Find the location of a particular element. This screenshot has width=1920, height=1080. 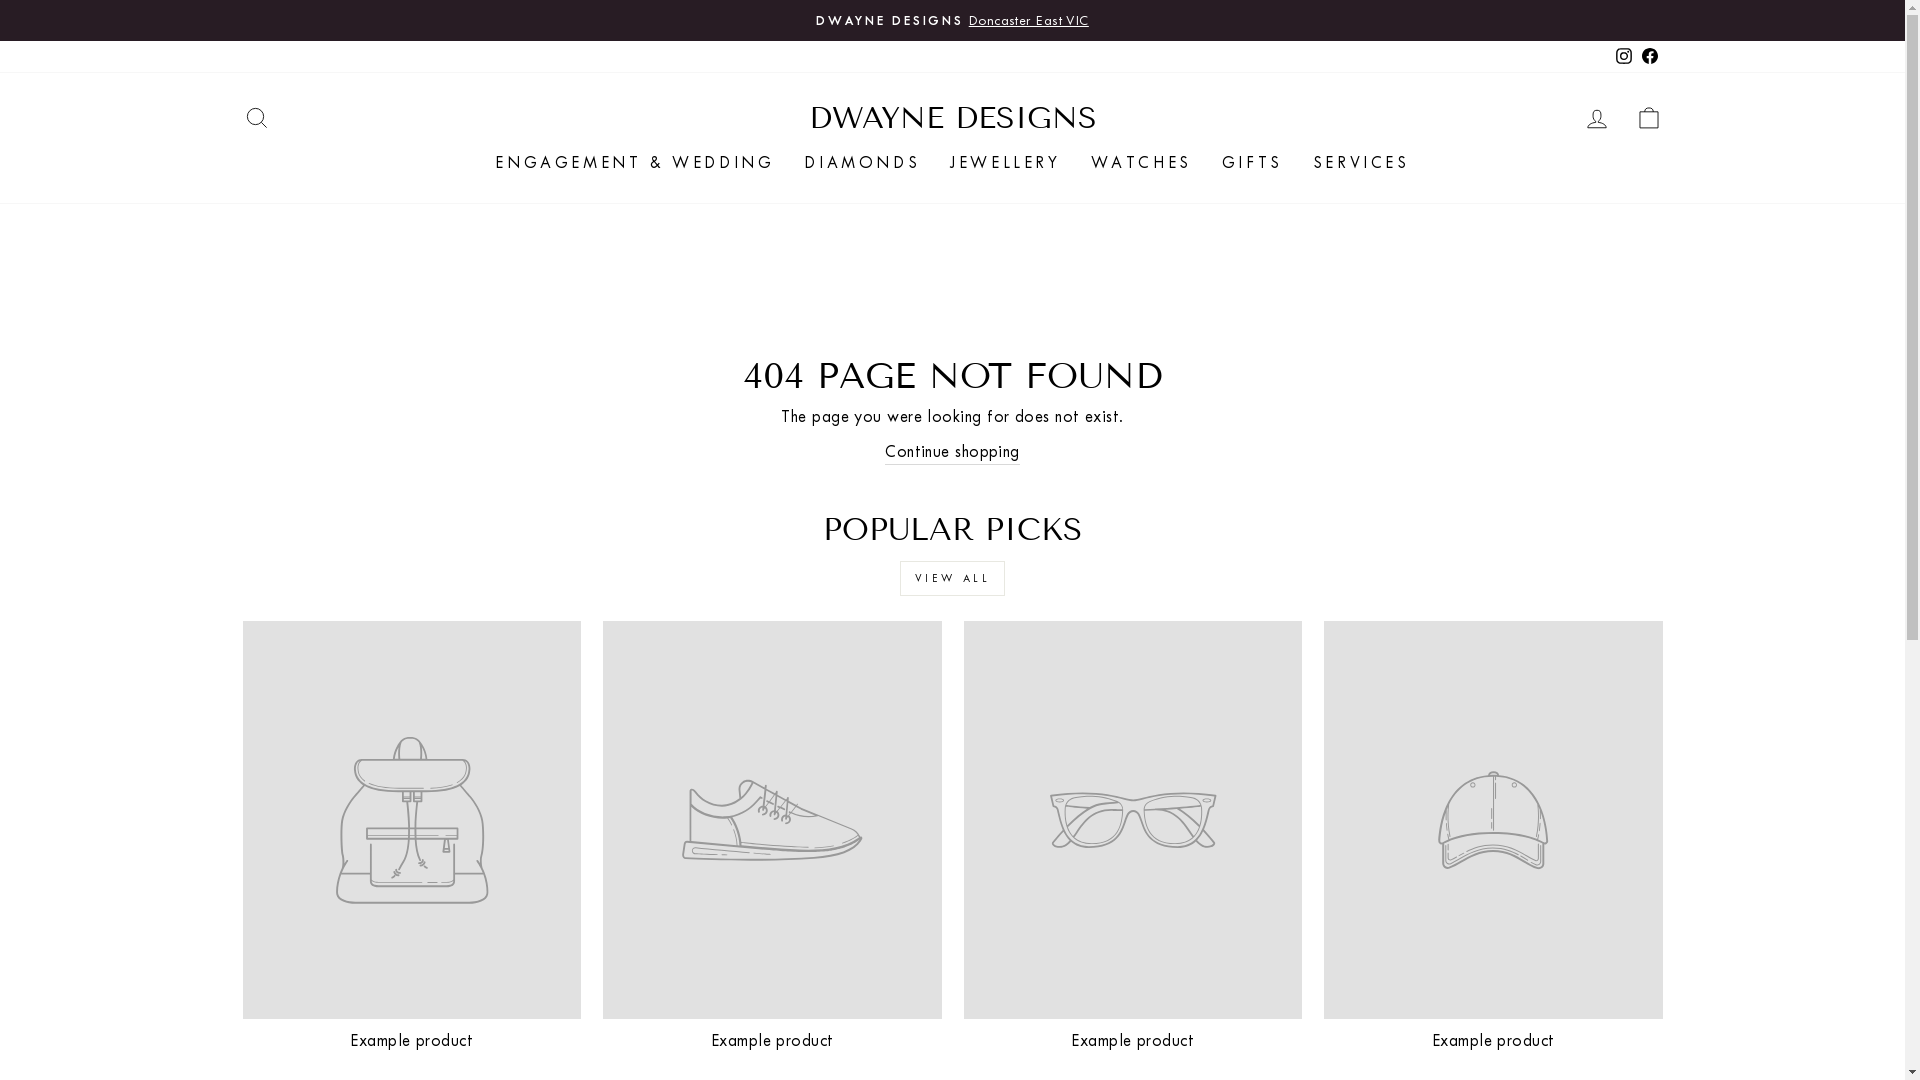

'DIAMONDS' is located at coordinates (862, 161).